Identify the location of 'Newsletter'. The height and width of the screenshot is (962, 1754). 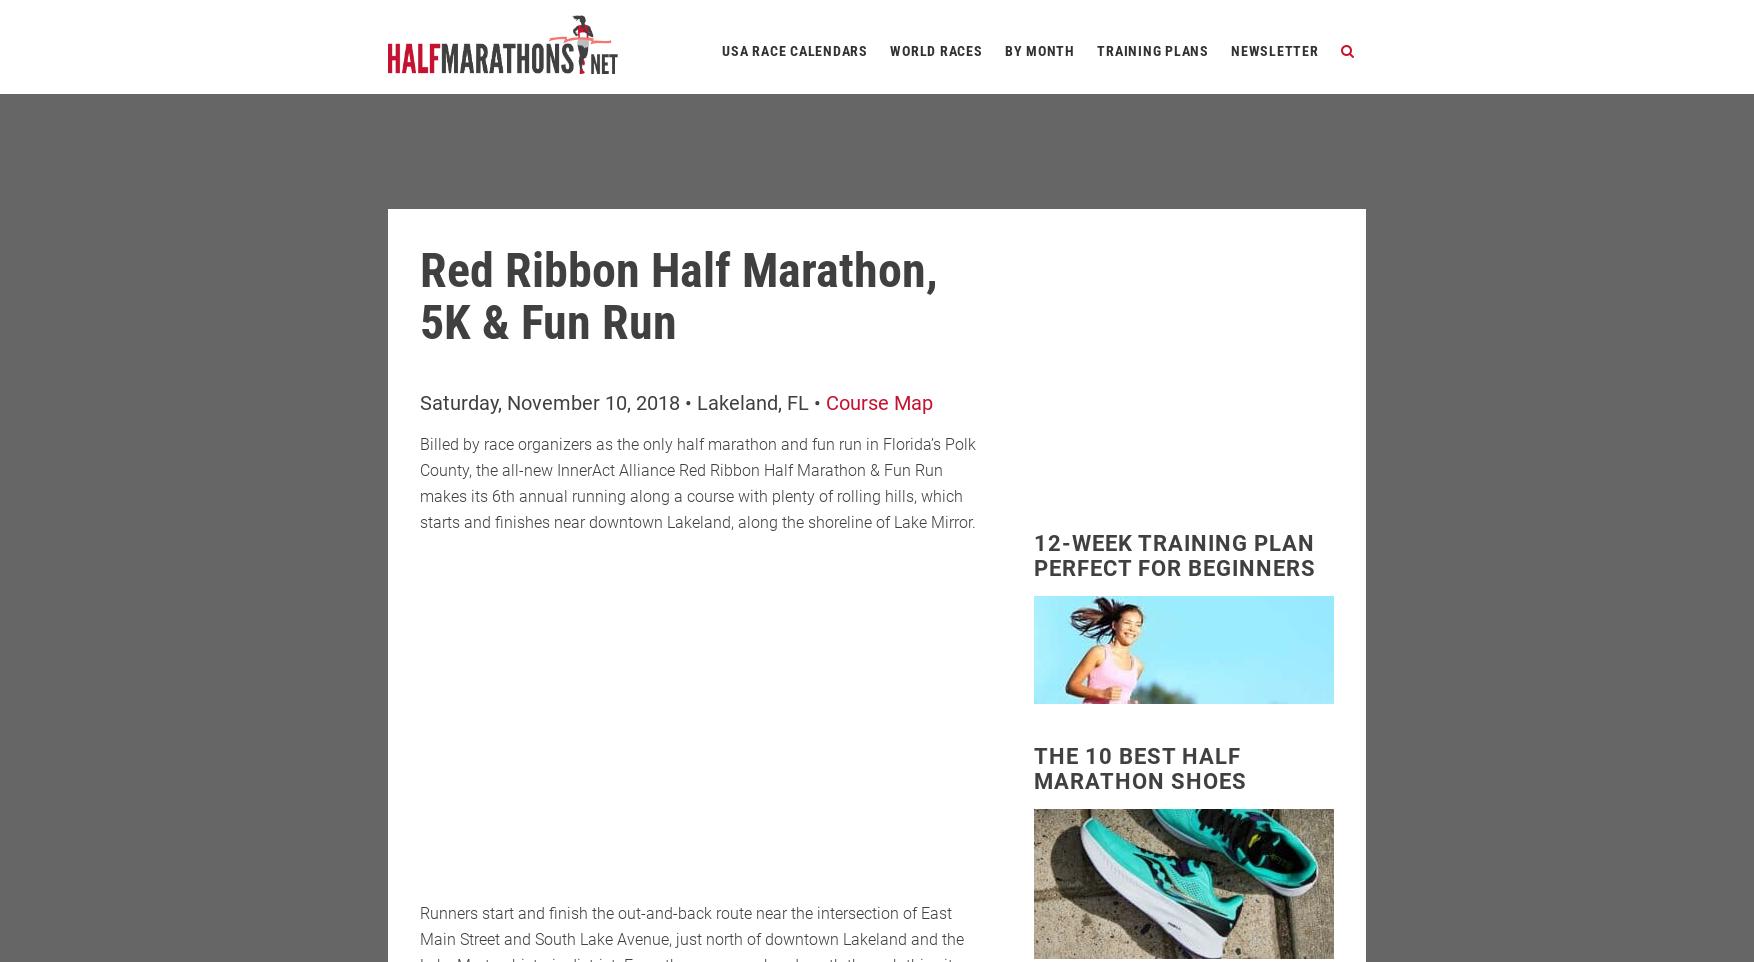
(1274, 50).